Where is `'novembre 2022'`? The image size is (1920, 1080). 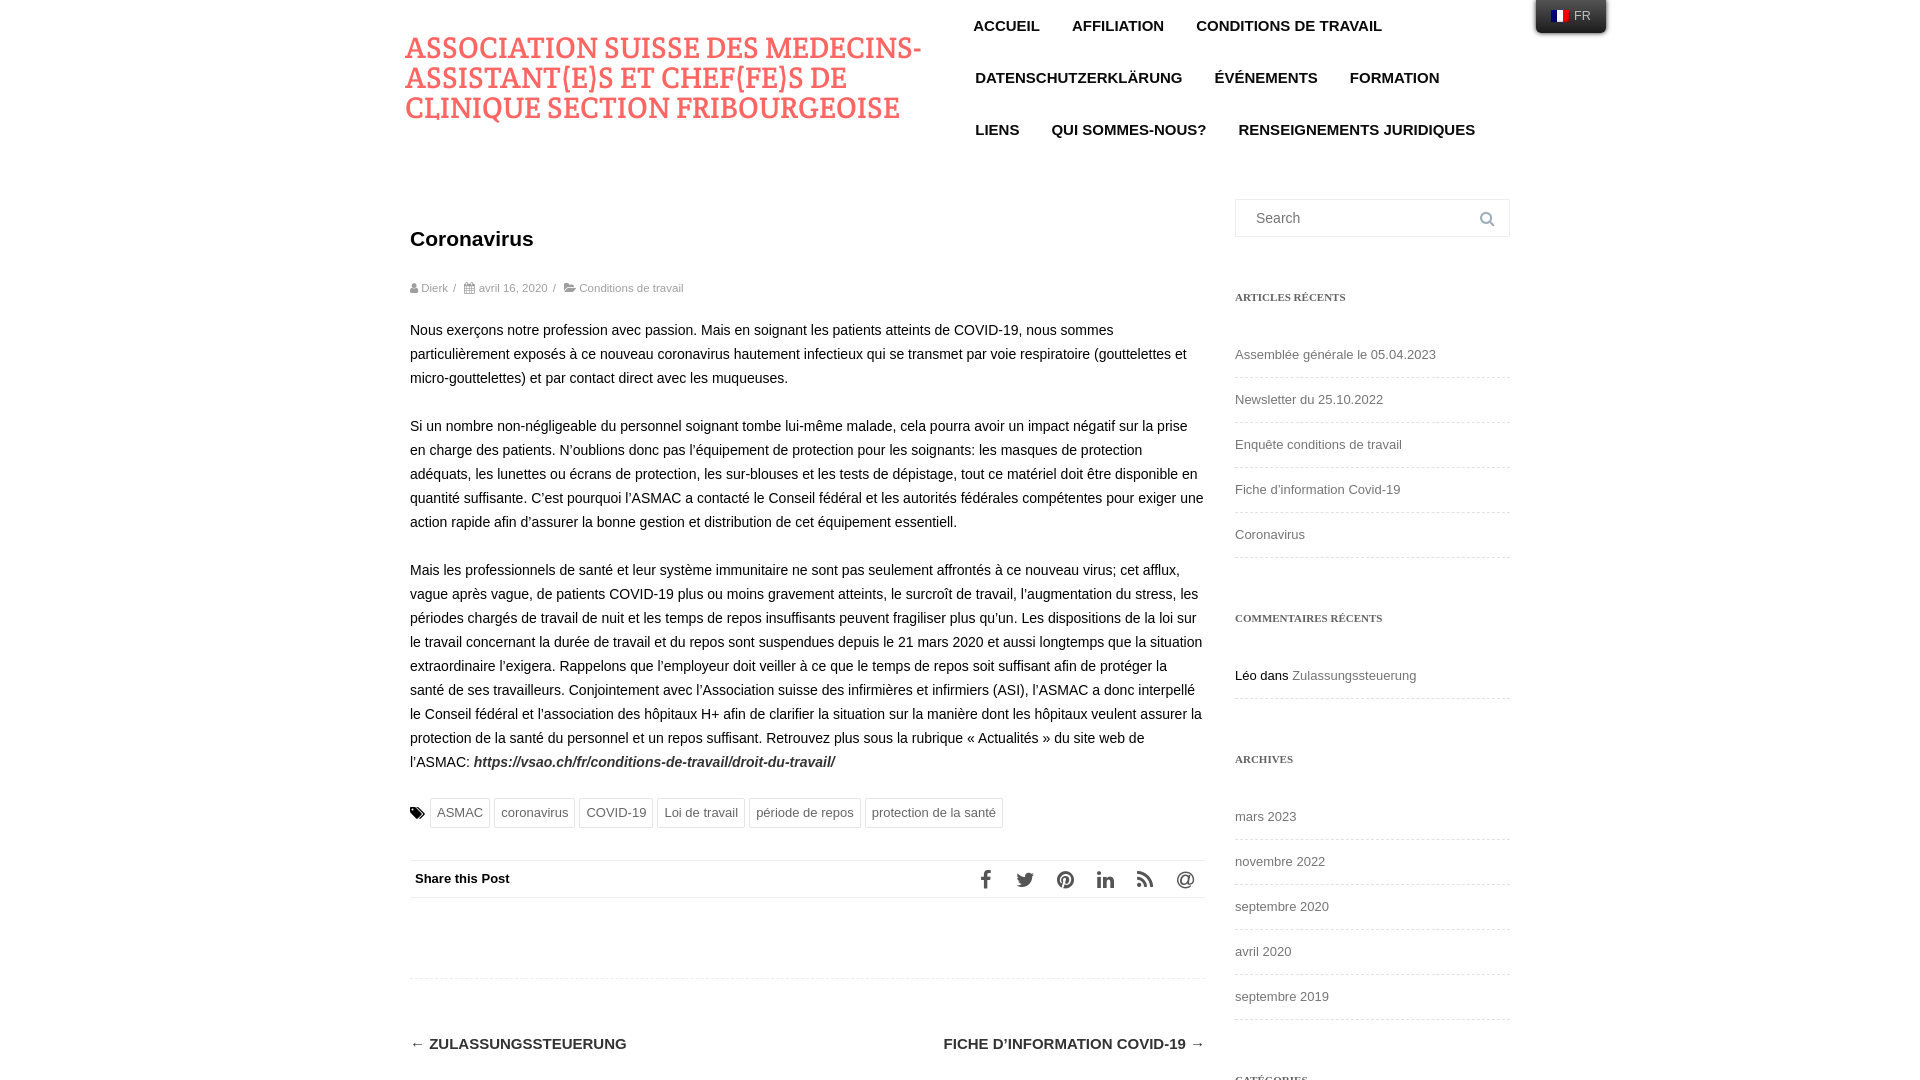 'novembre 2022' is located at coordinates (1280, 860).